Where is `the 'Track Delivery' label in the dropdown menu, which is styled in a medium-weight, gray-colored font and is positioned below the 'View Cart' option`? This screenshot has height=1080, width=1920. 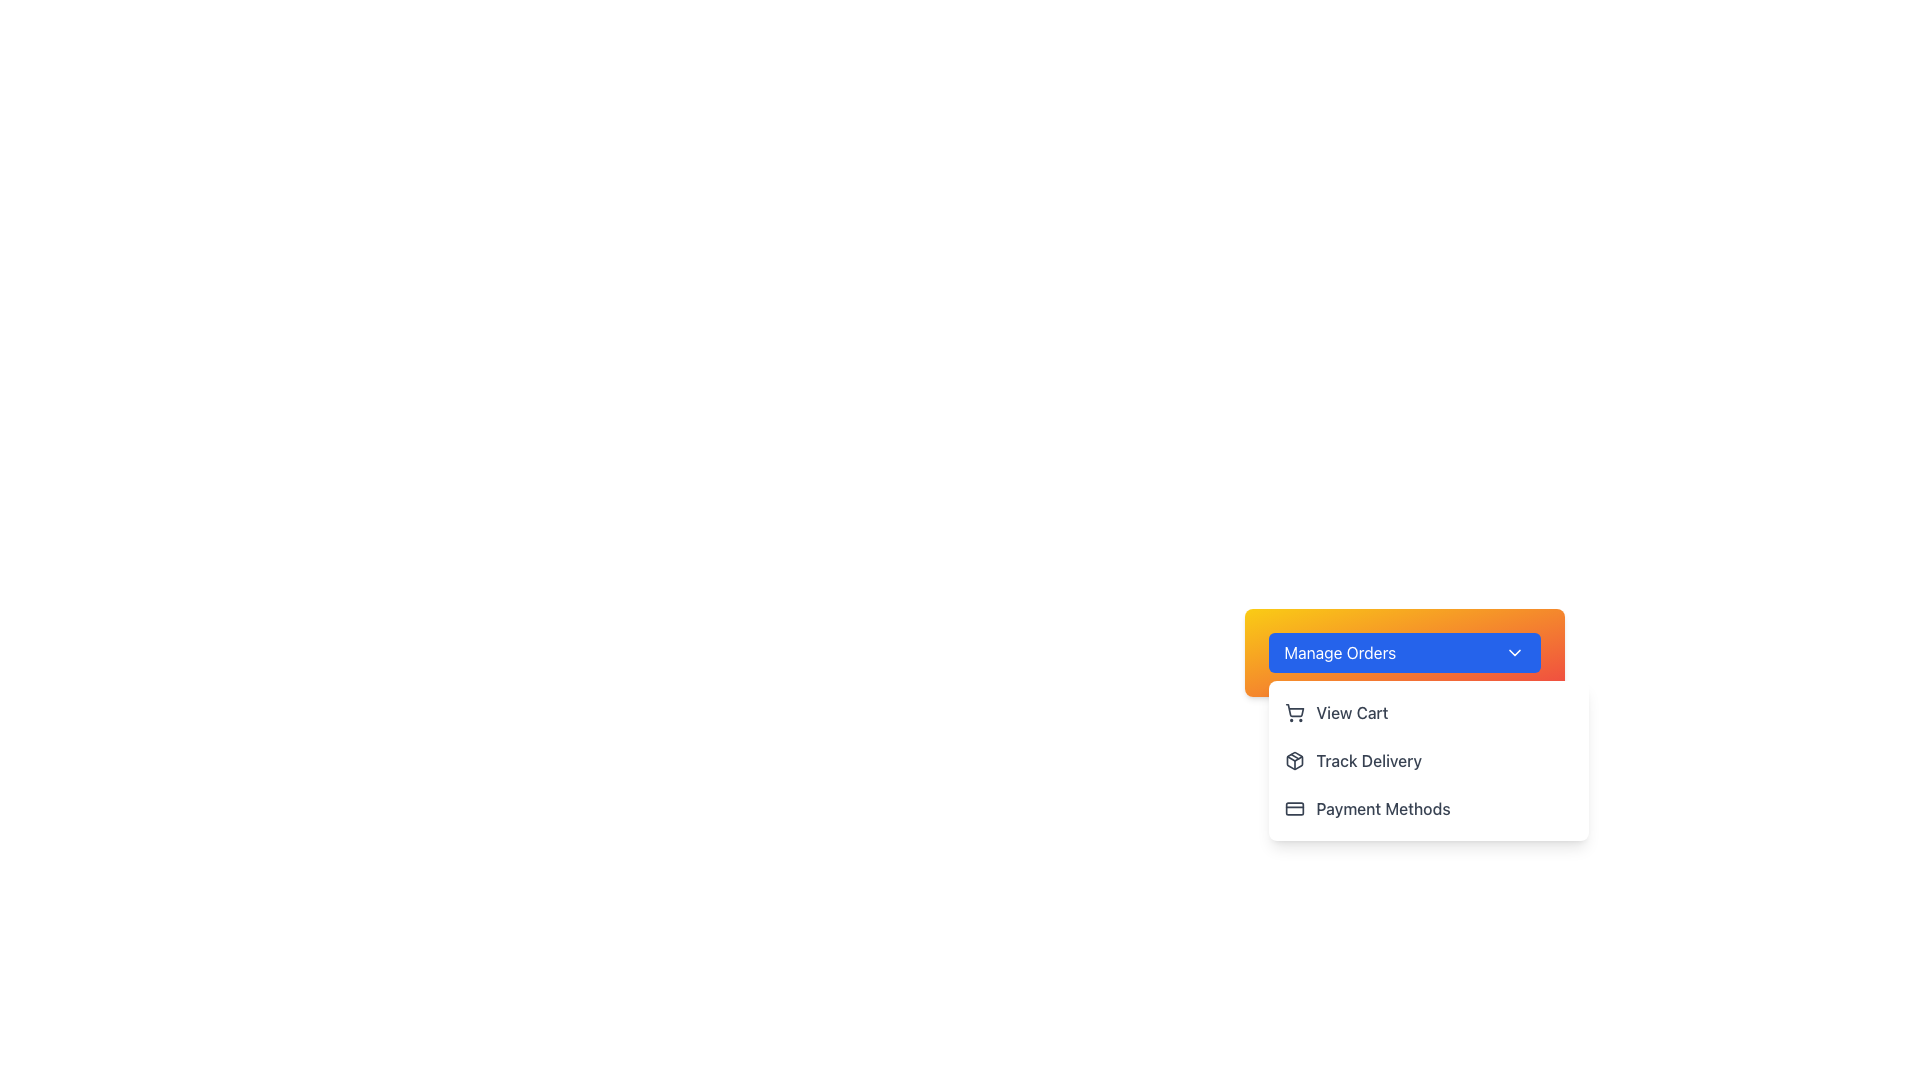
the 'Track Delivery' label in the dropdown menu, which is styled in a medium-weight, gray-colored font and is positioned below the 'View Cart' option is located at coordinates (1368, 760).